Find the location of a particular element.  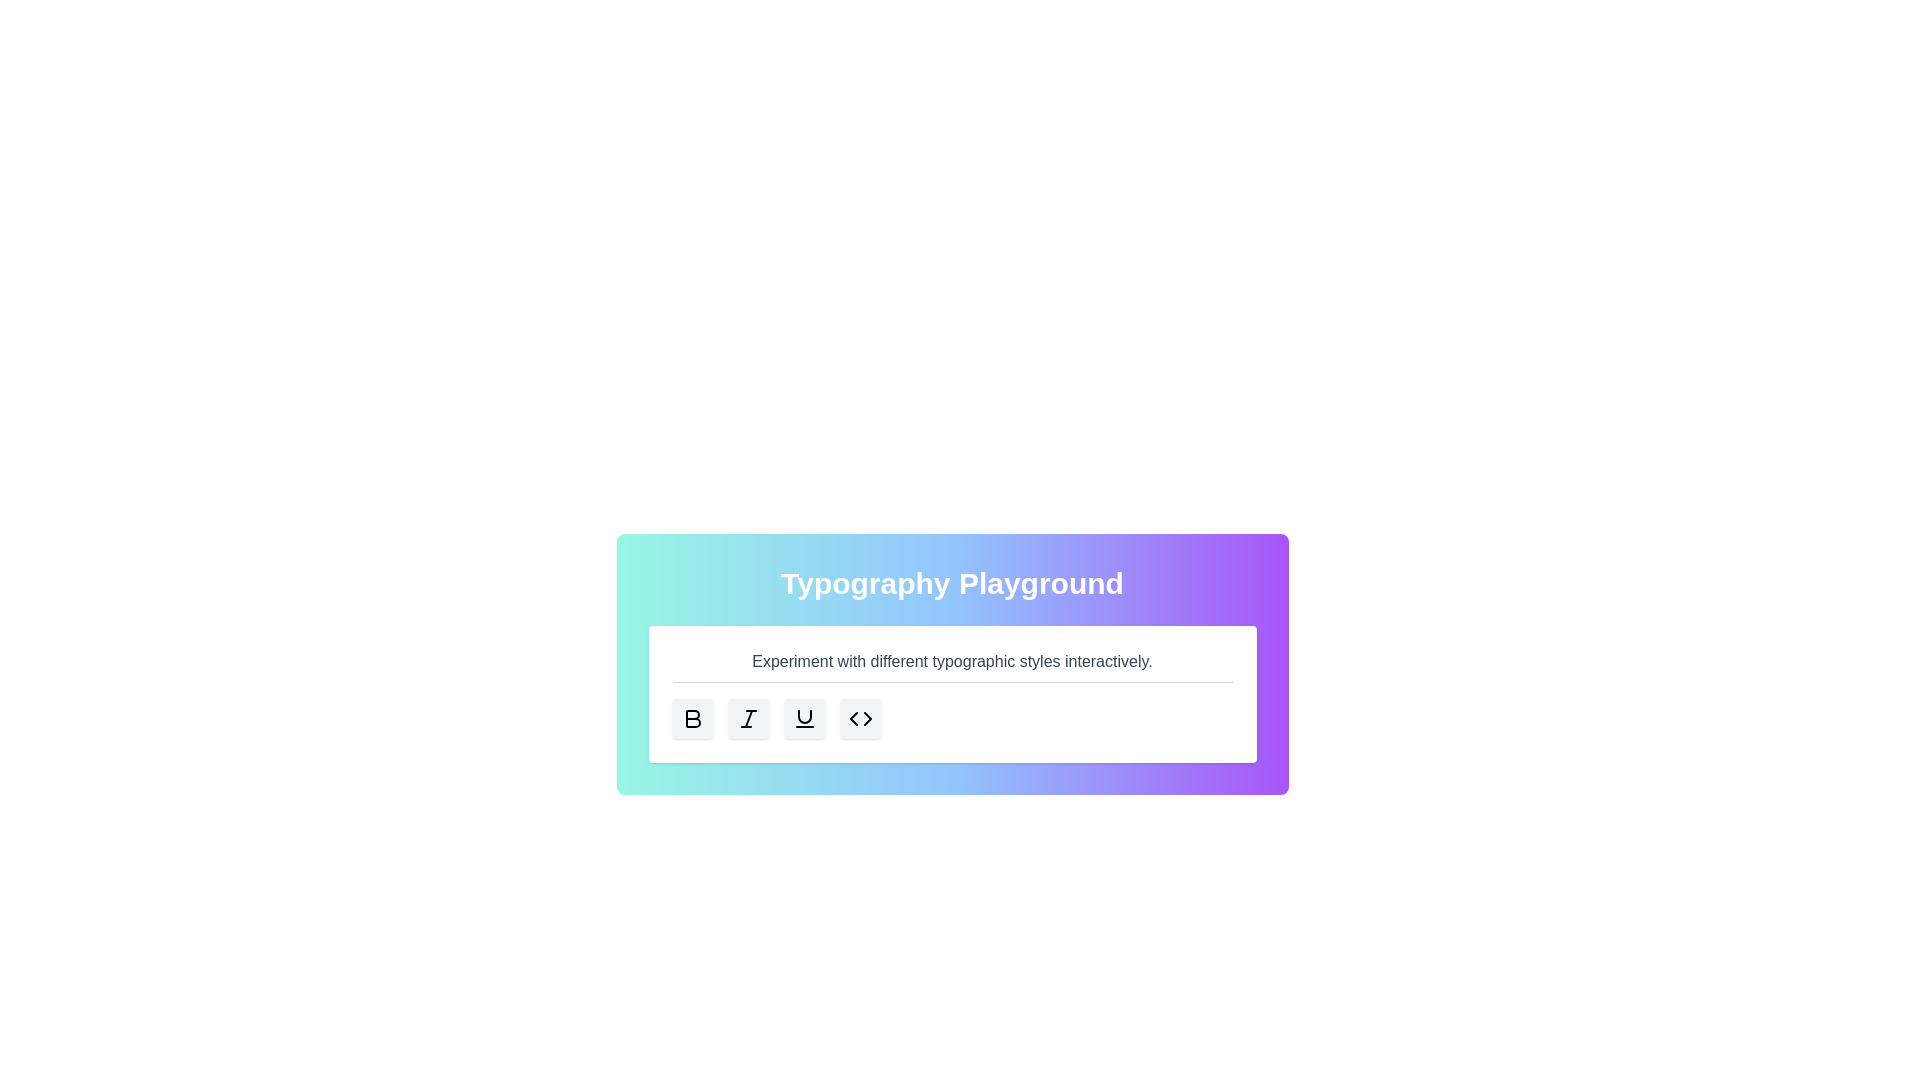

the middle diagonal line component of the italic text icon is located at coordinates (747, 717).